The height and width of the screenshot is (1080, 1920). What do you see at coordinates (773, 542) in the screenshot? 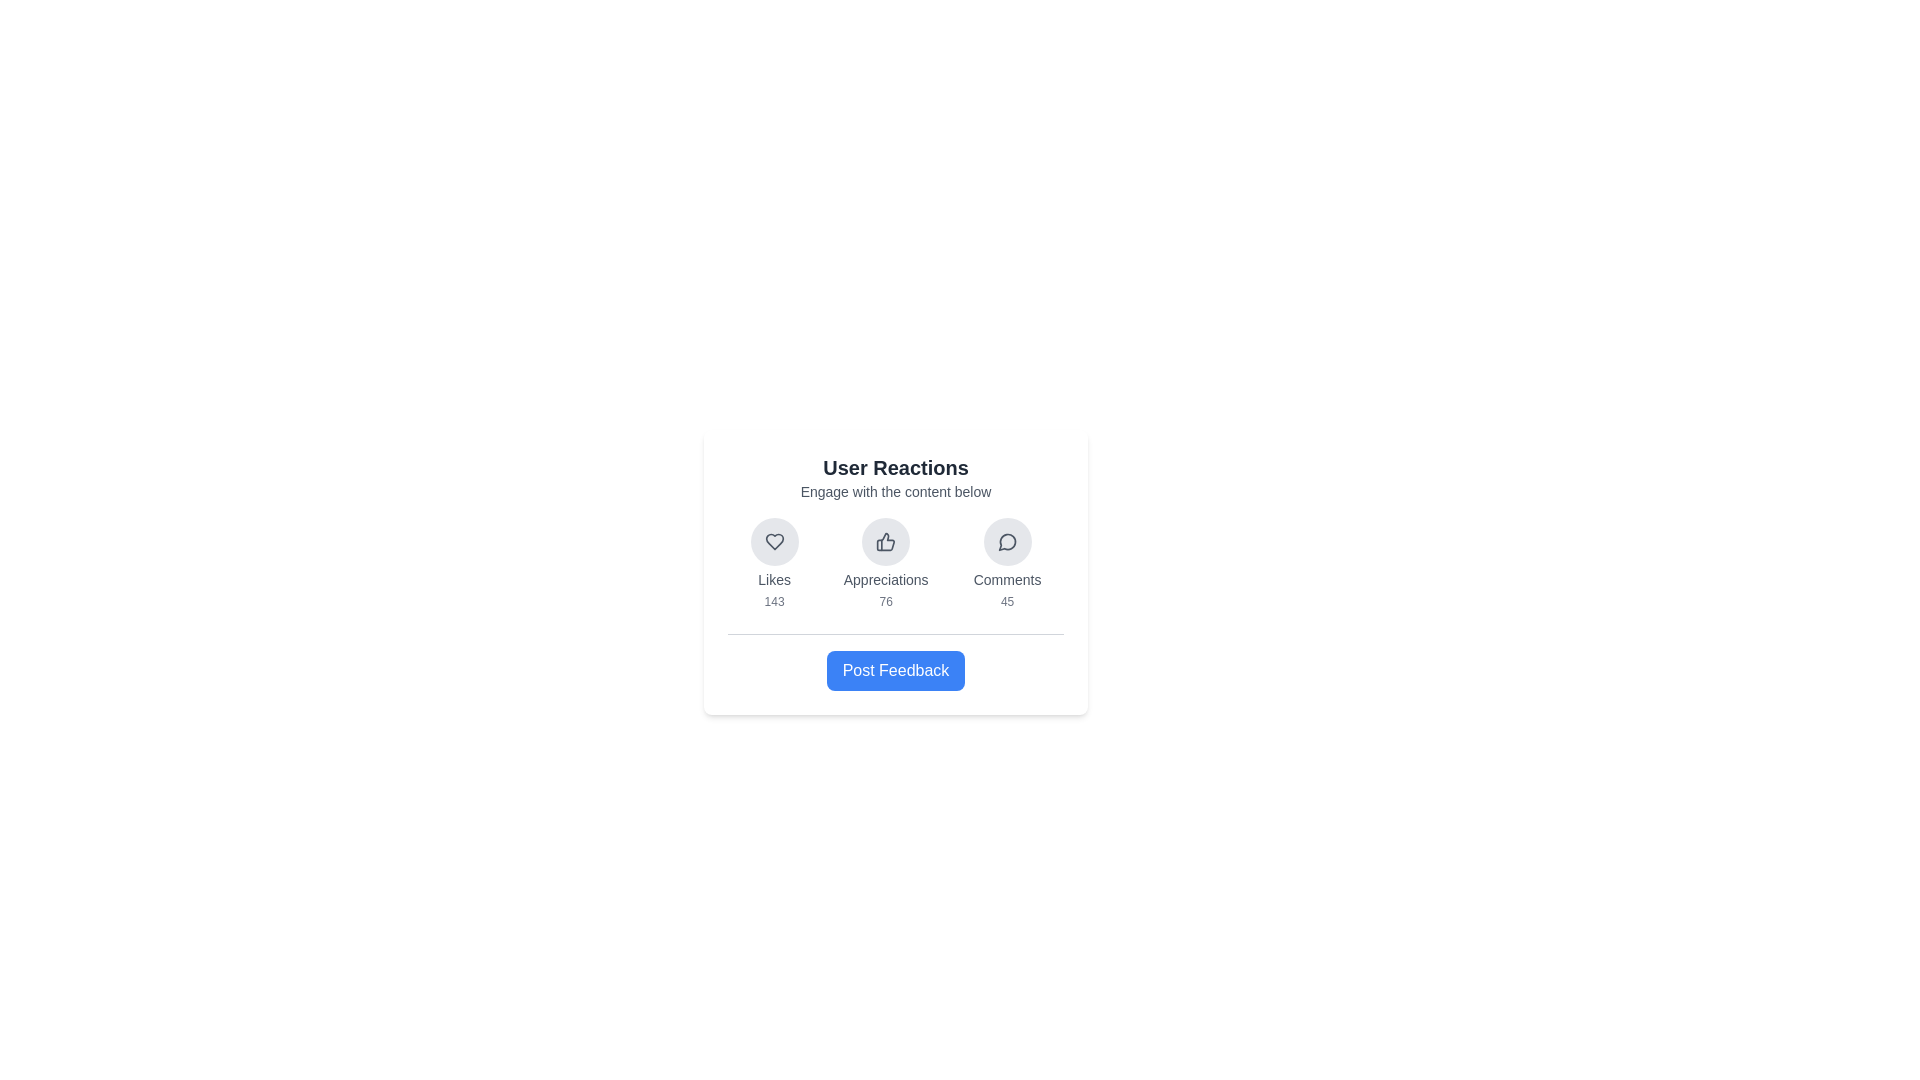
I see `the heart icon outlined in dark shade within the 'User Reactions' group of buttons to like or favorite content` at bounding box center [773, 542].